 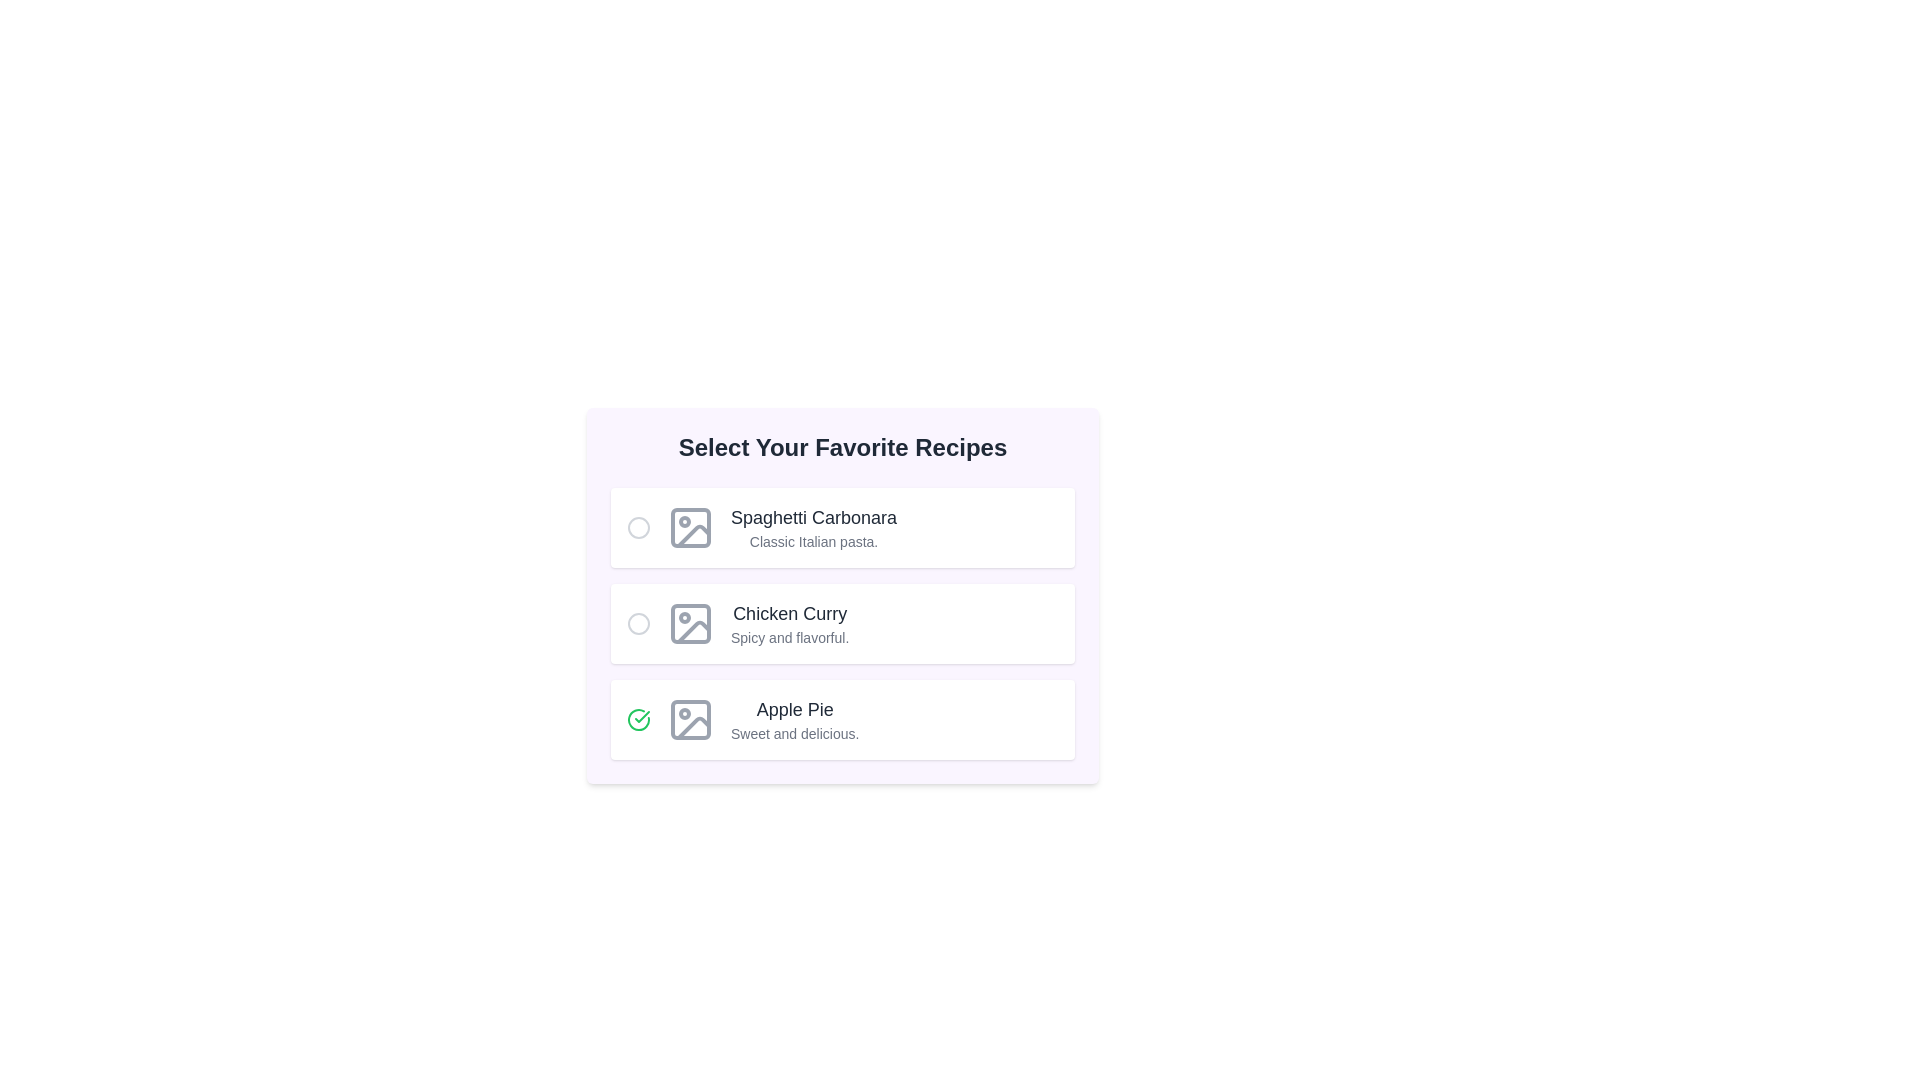 What do you see at coordinates (637, 527) in the screenshot?
I see `the recipe identified by its name Spaghetti Carbonara` at bounding box center [637, 527].